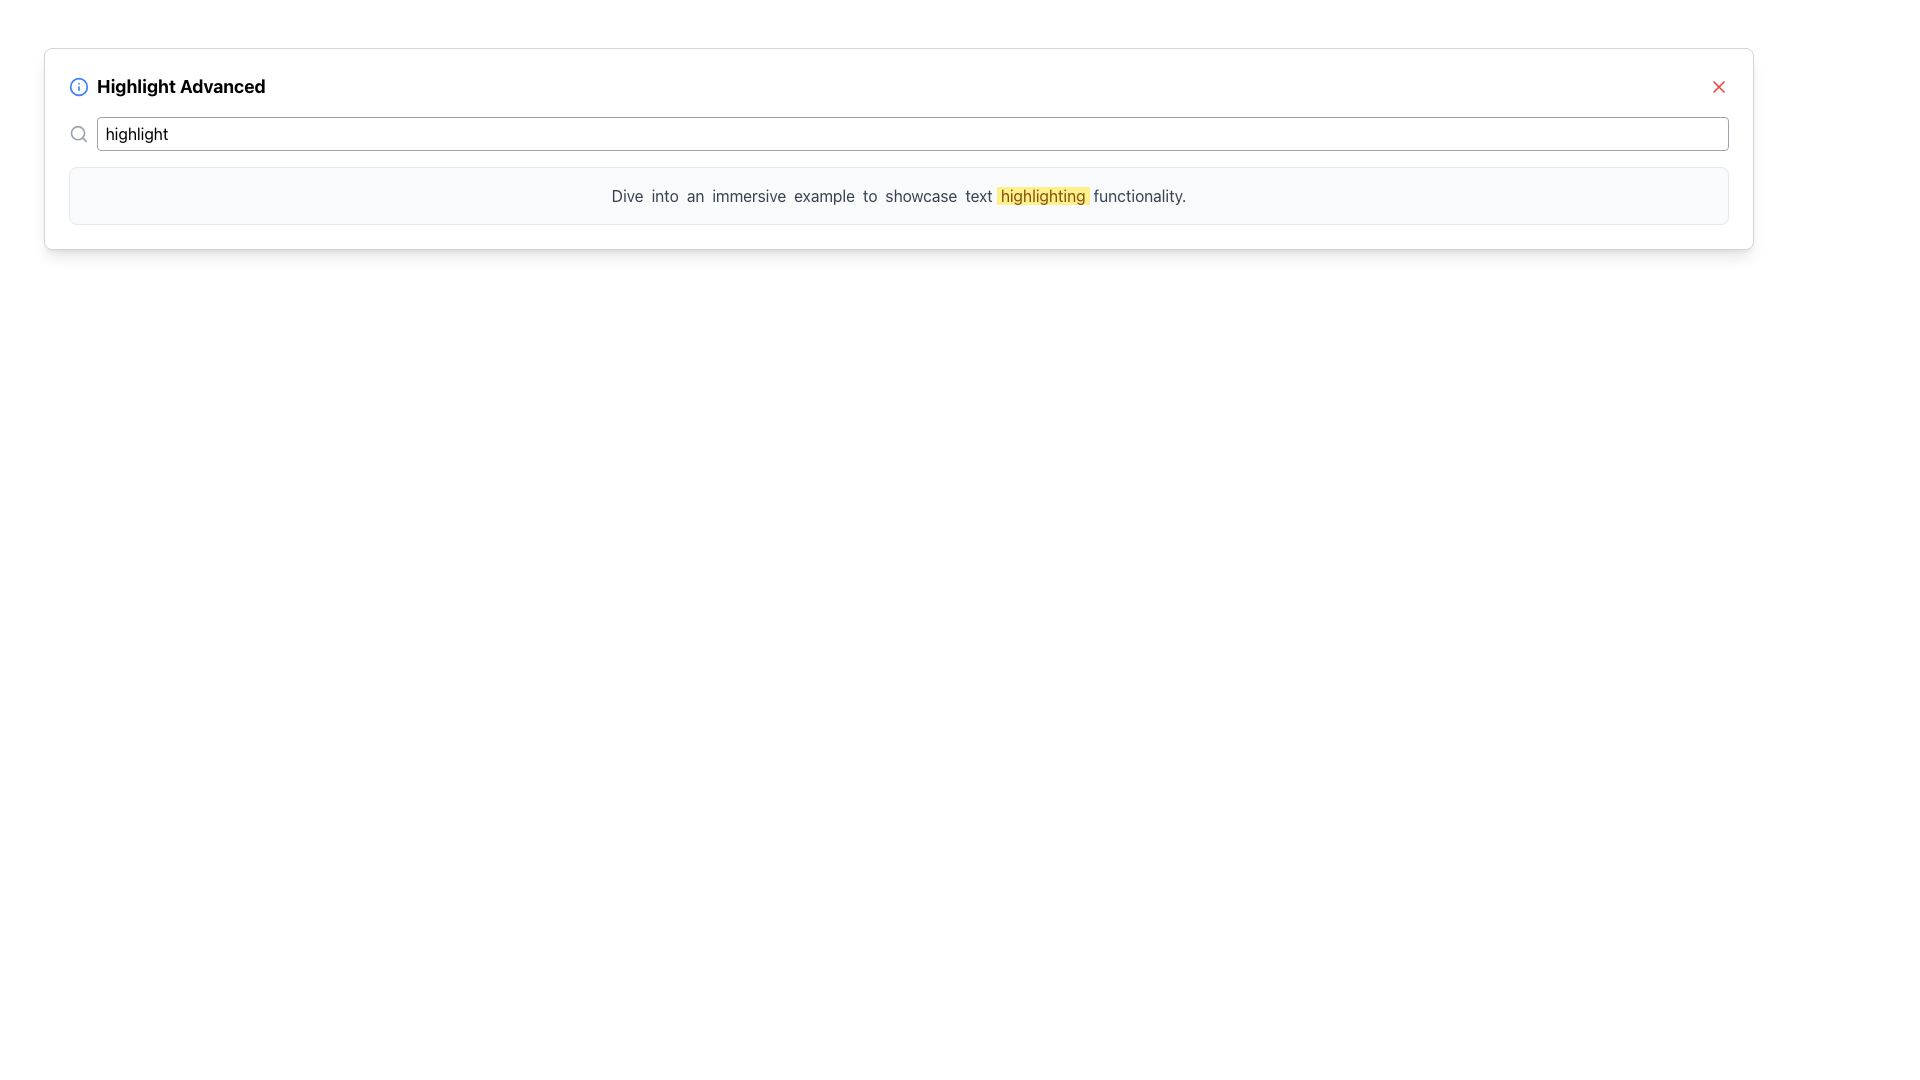 The image size is (1920, 1080). Describe the element at coordinates (78, 134) in the screenshot. I see `the search icon located to the left of the text input field` at that location.